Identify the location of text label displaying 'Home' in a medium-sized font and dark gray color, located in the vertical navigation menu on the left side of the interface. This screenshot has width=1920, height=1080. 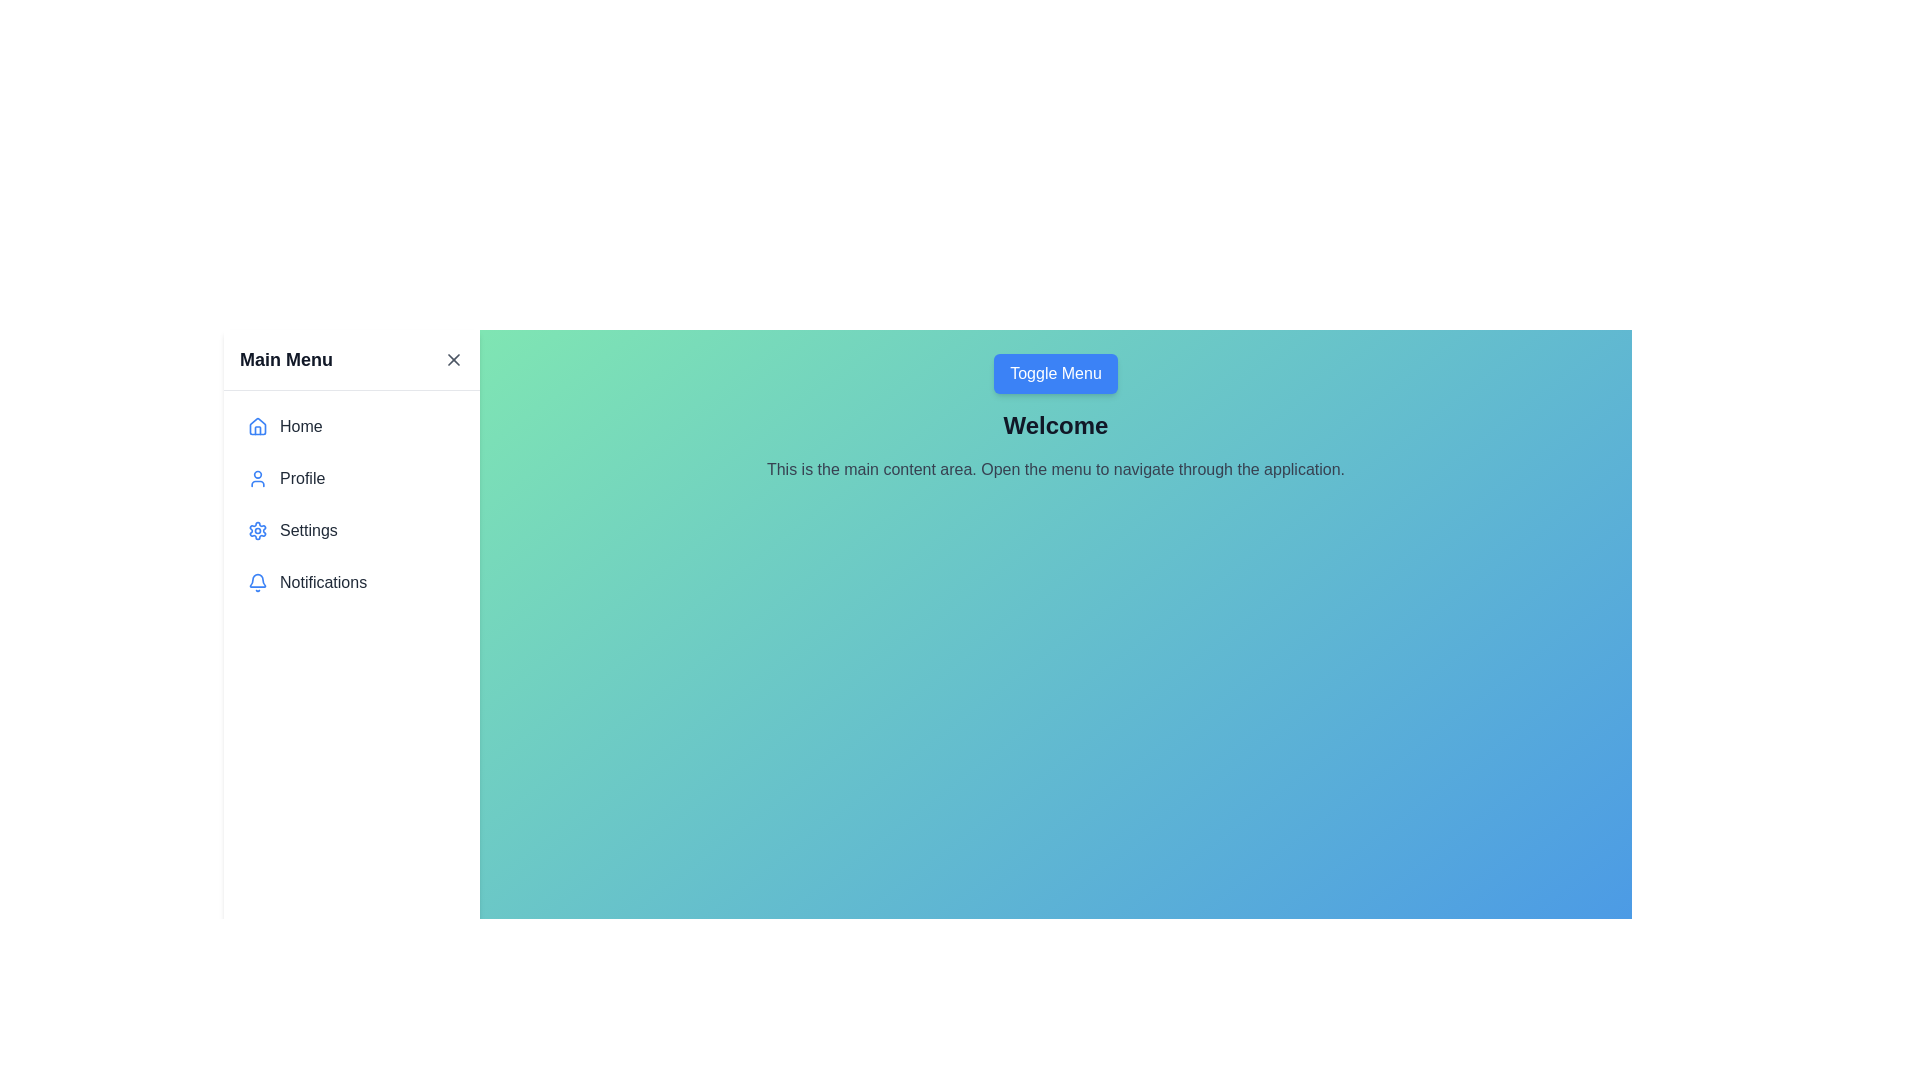
(300, 426).